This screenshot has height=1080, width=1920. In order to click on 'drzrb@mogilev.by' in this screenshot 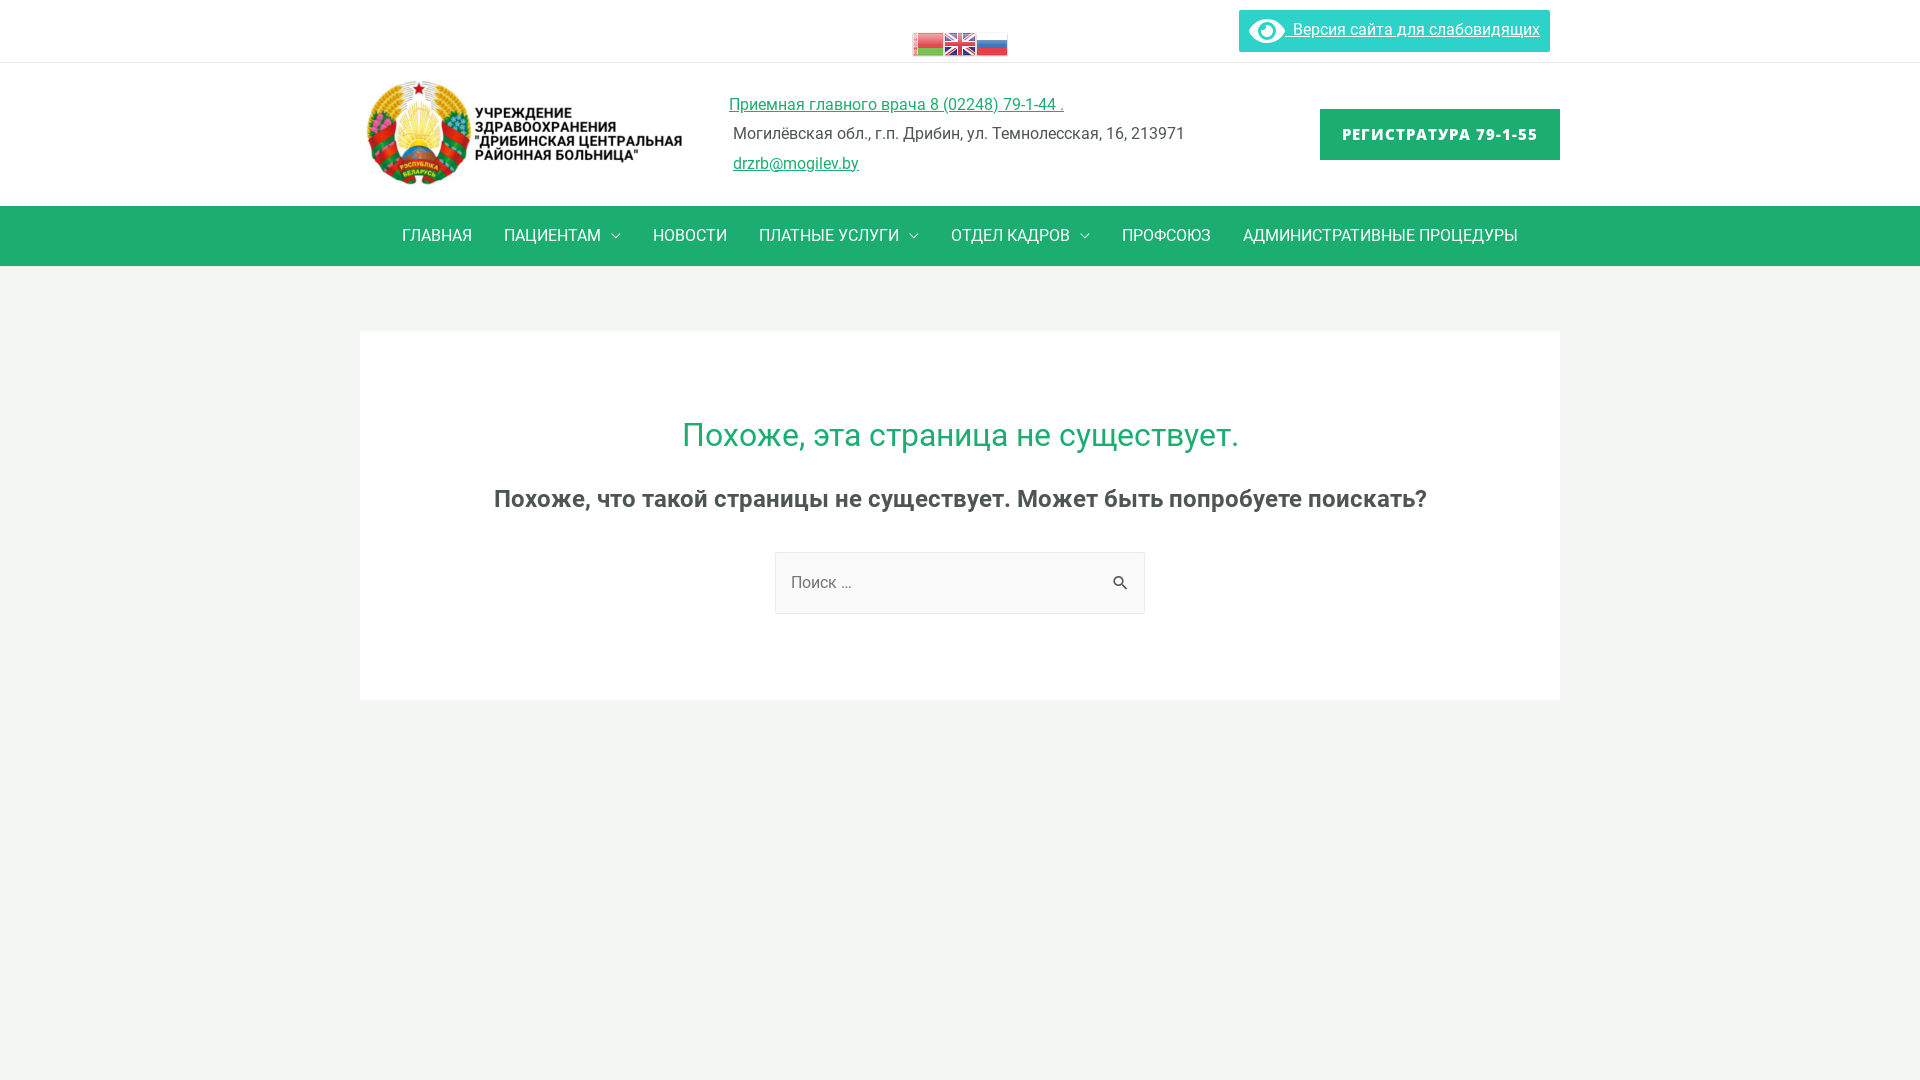, I will do `click(795, 162)`.